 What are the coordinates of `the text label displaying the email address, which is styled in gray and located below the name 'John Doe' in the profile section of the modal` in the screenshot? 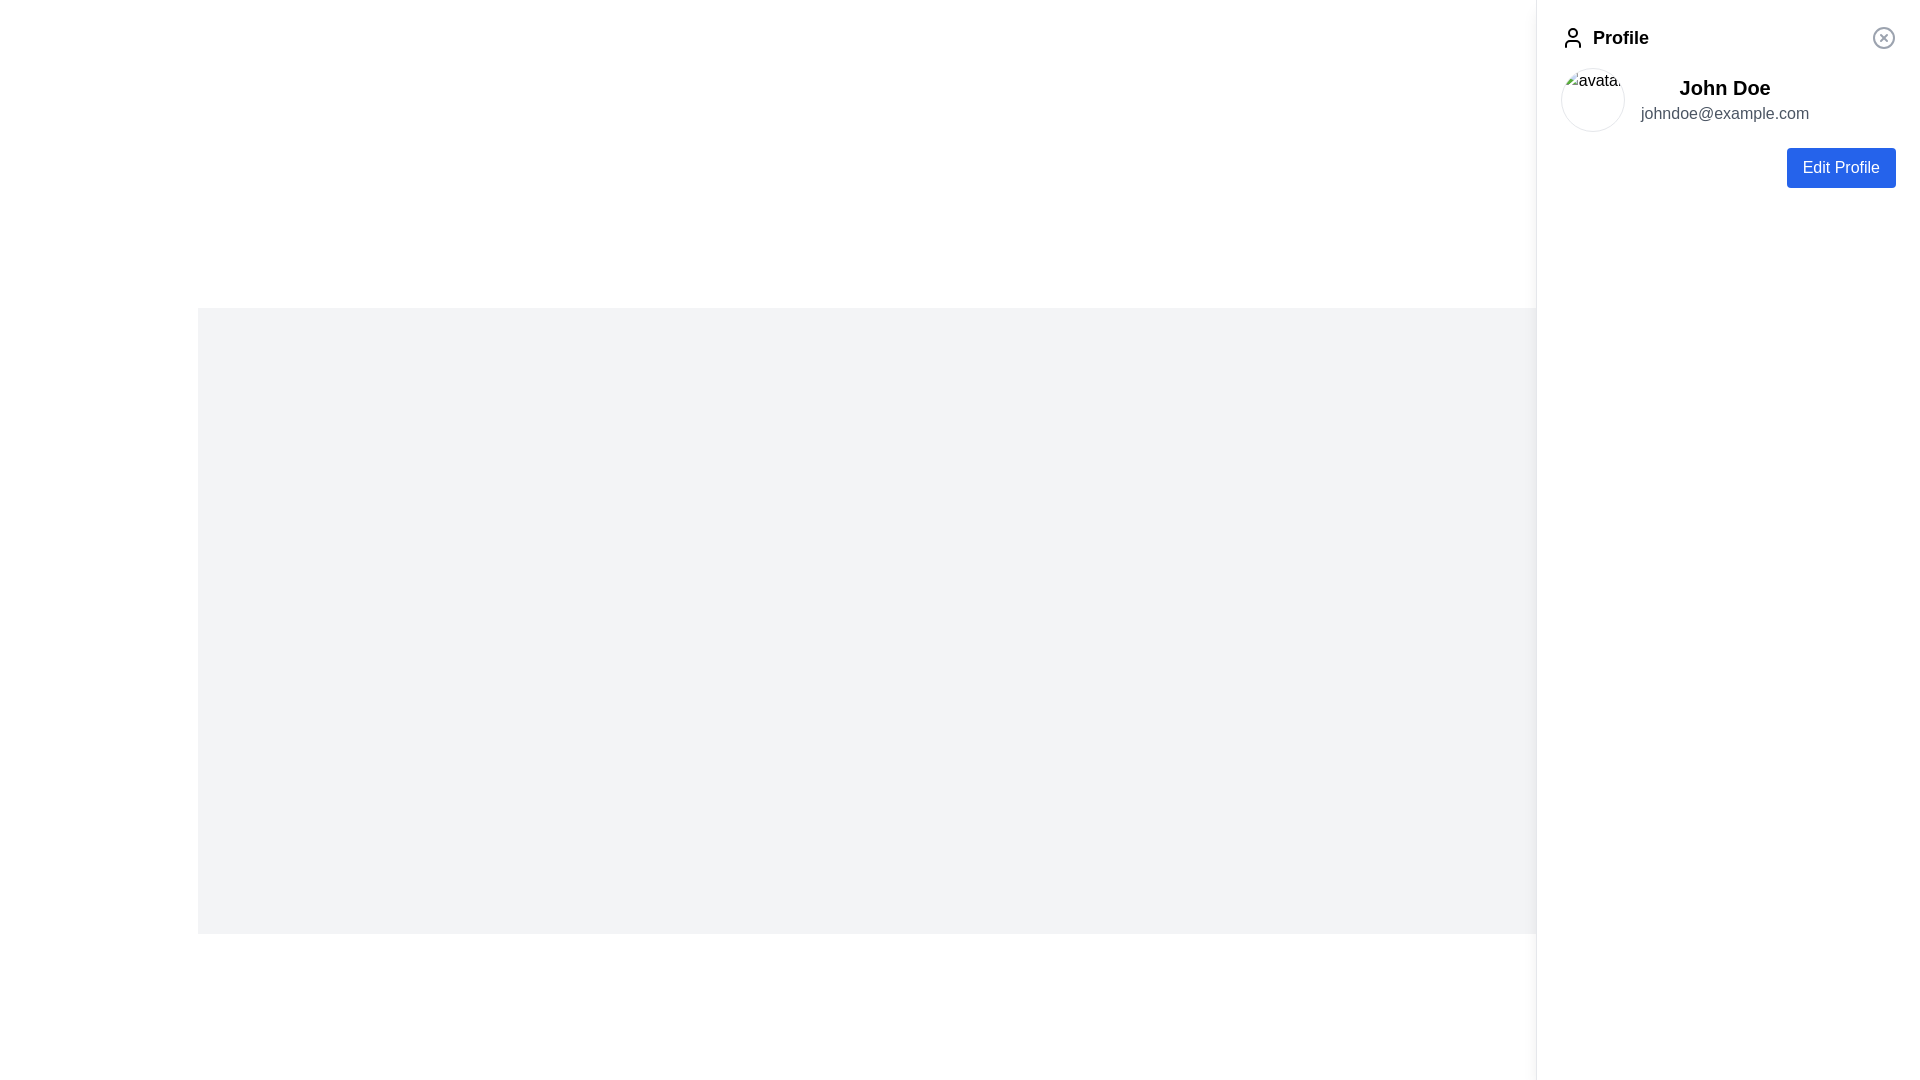 It's located at (1724, 114).